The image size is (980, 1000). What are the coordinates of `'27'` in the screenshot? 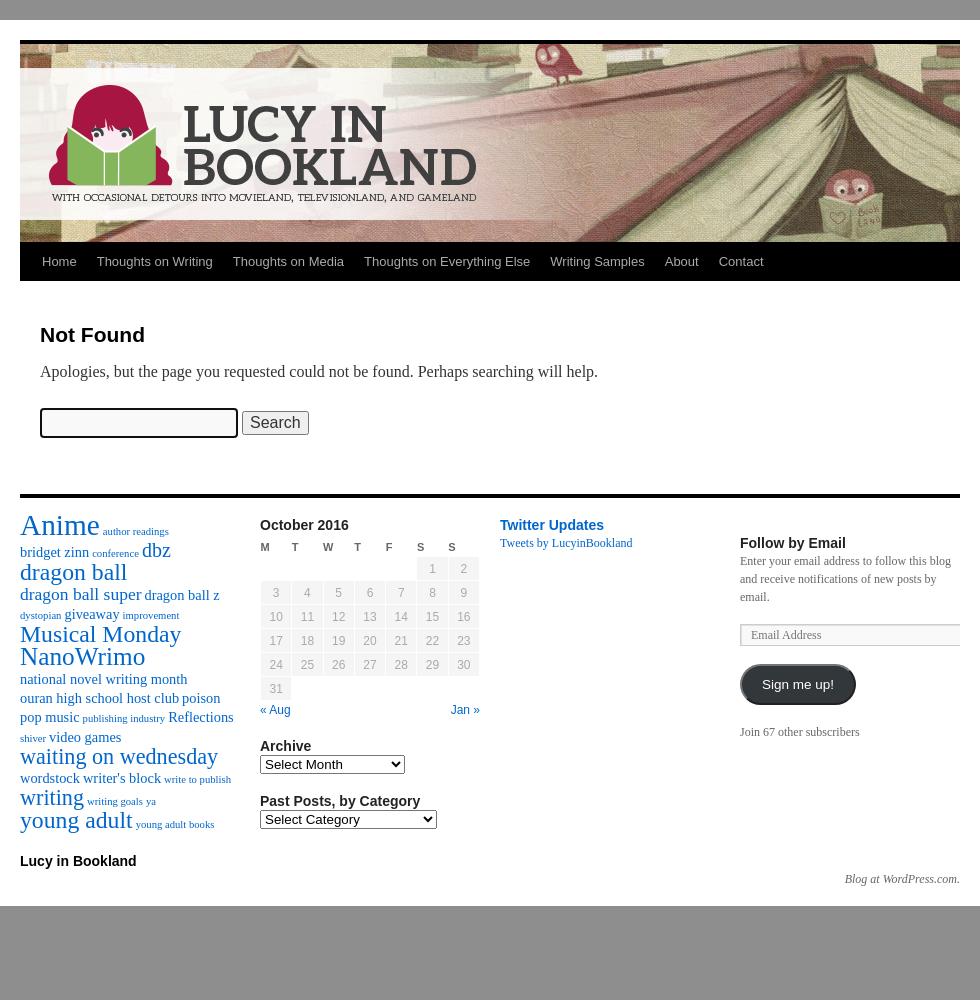 It's located at (369, 665).